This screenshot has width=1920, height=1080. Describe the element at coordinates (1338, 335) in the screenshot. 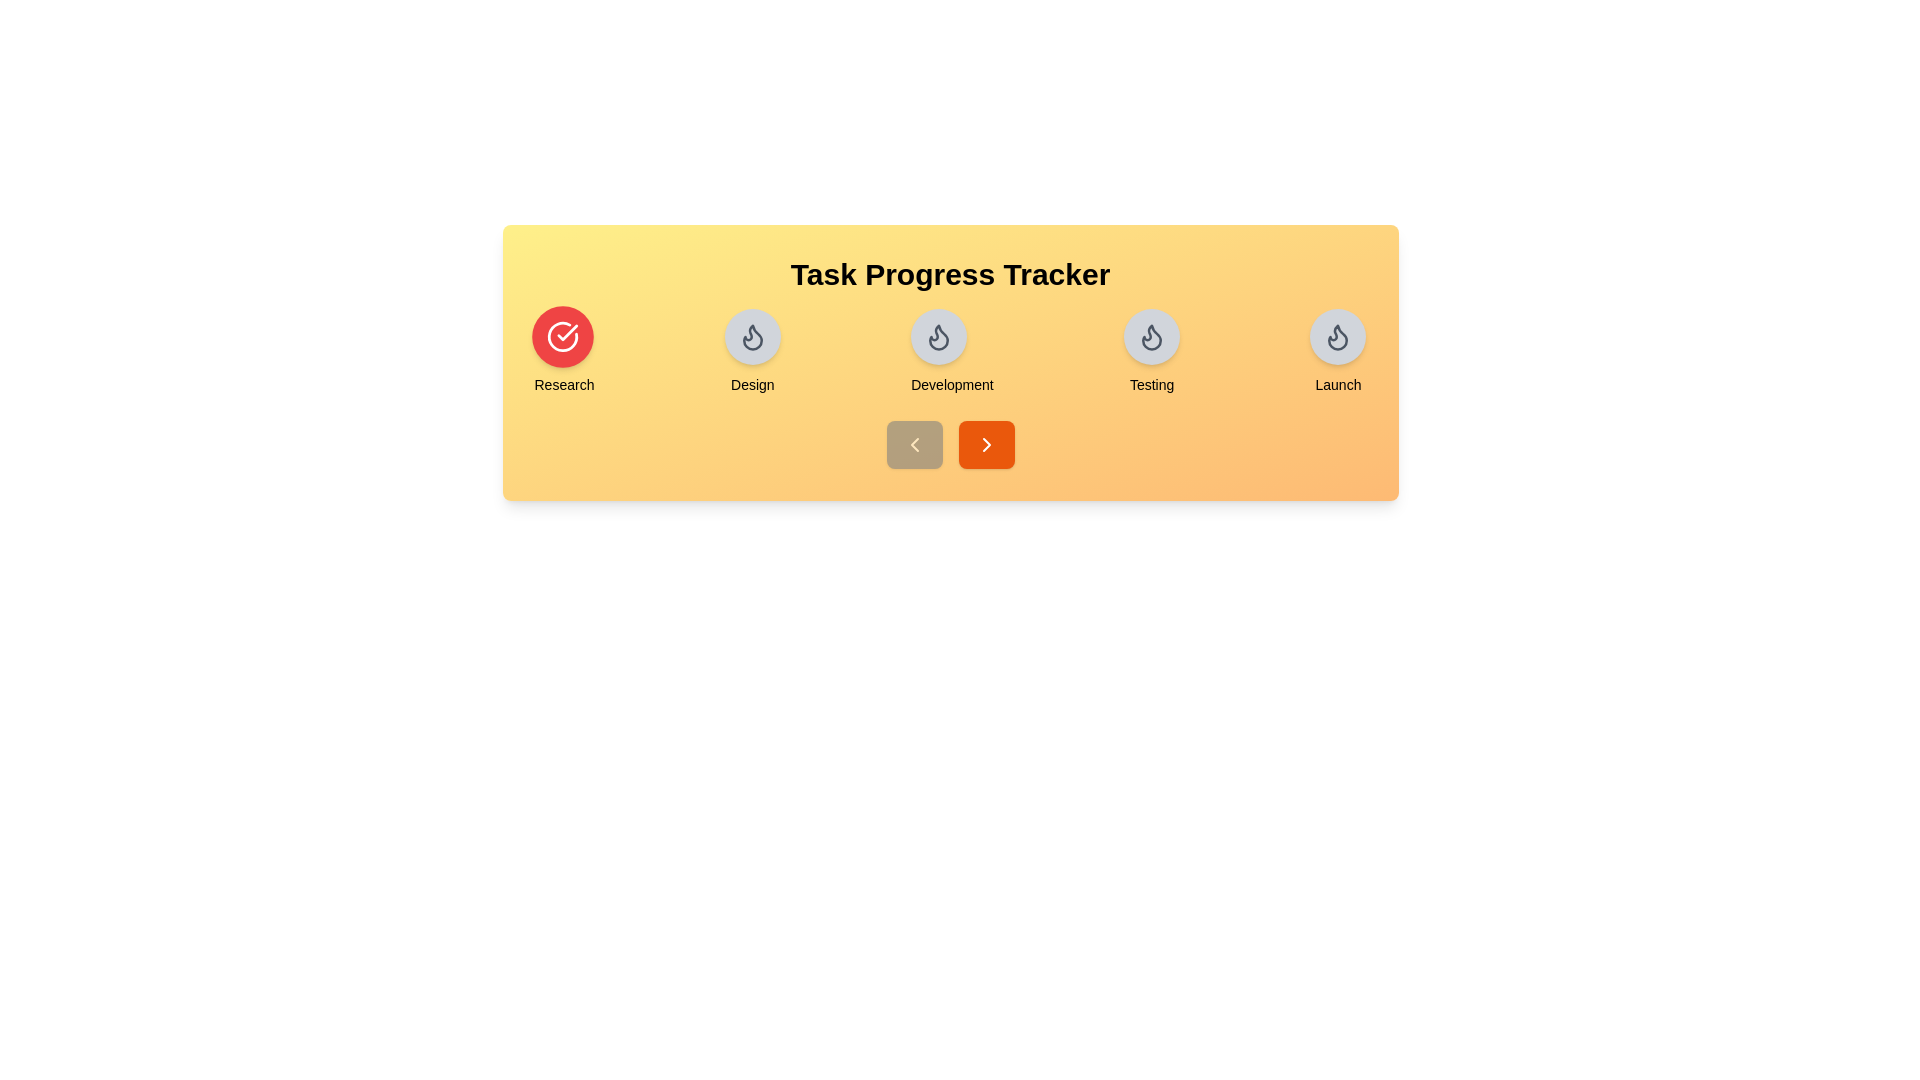

I see `the circular icon with a flame design, which serves as the last stage indicator in the 'Task Progress Tracker' row labeled 'Launch'` at that location.